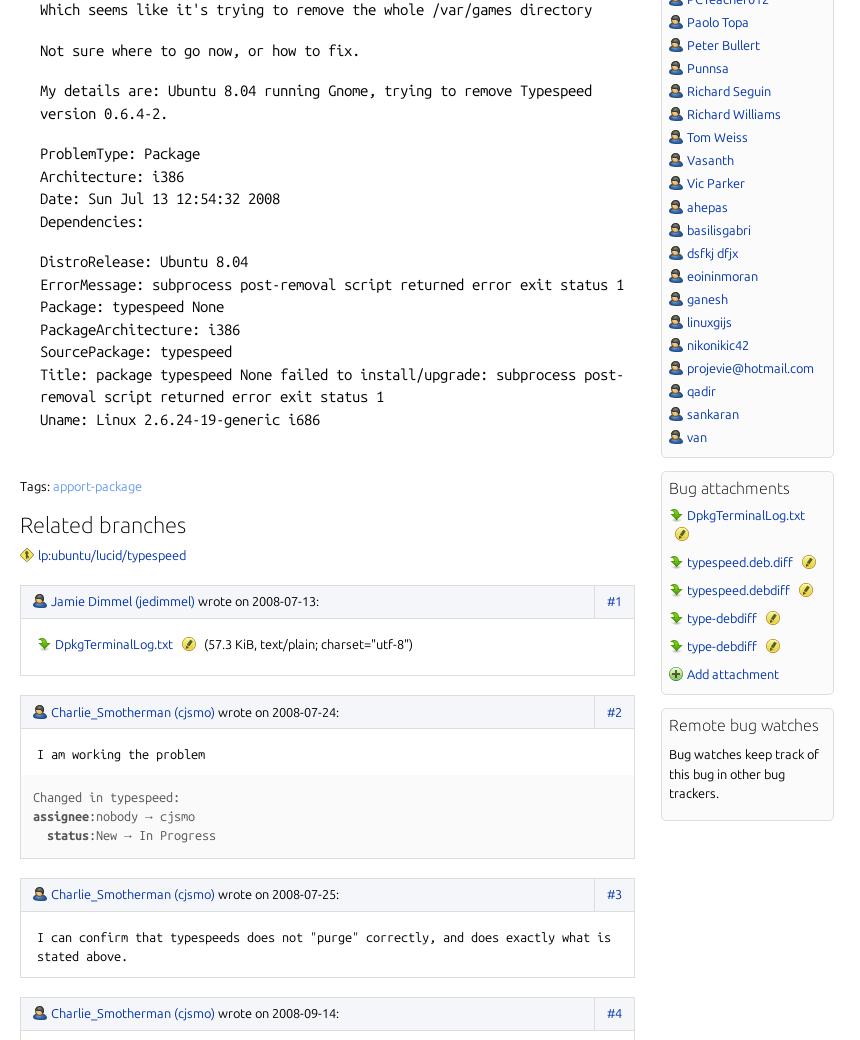 This screenshot has width=860, height=1040. What do you see at coordinates (235, 598) in the screenshot?
I see `'on 2008-07-13'` at bounding box center [235, 598].